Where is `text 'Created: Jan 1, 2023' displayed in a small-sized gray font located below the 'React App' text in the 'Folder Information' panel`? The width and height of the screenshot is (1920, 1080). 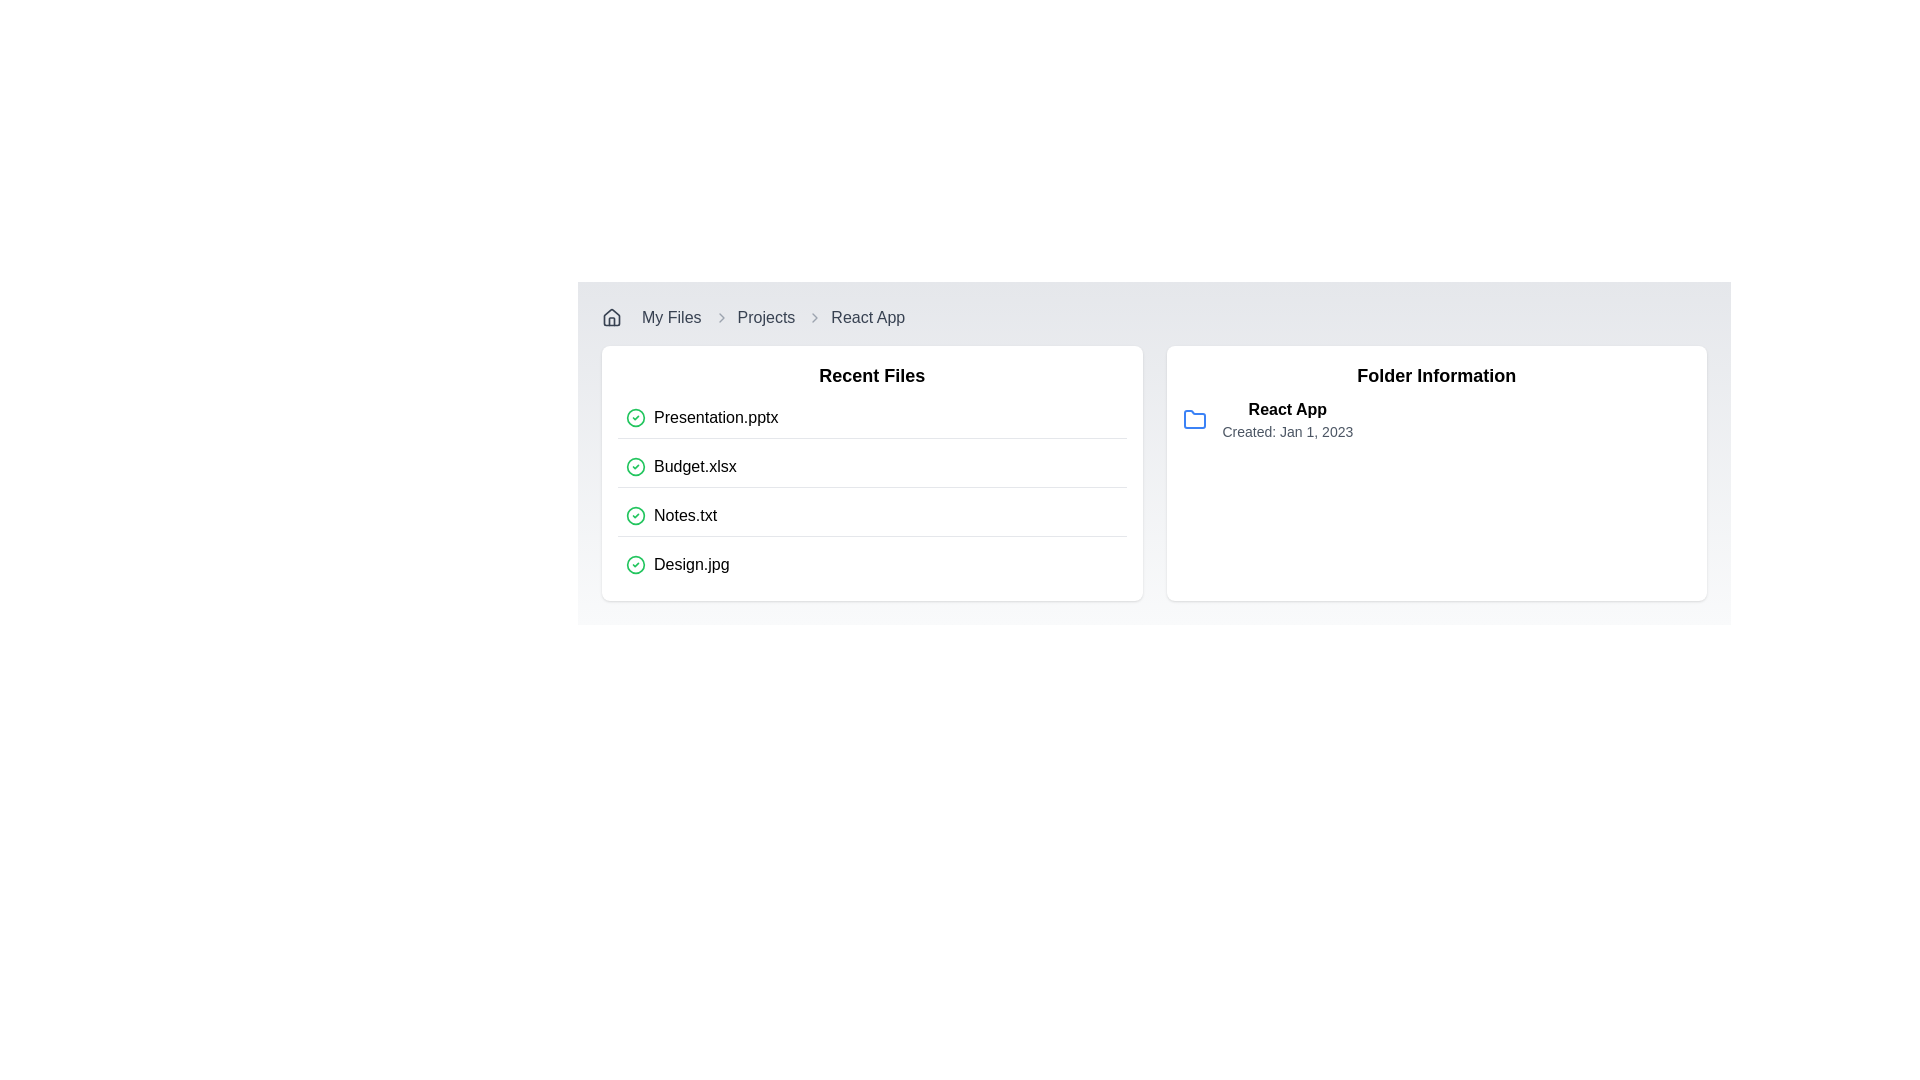 text 'Created: Jan 1, 2023' displayed in a small-sized gray font located below the 'React App' text in the 'Folder Information' panel is located at coordinates (1287, 431).